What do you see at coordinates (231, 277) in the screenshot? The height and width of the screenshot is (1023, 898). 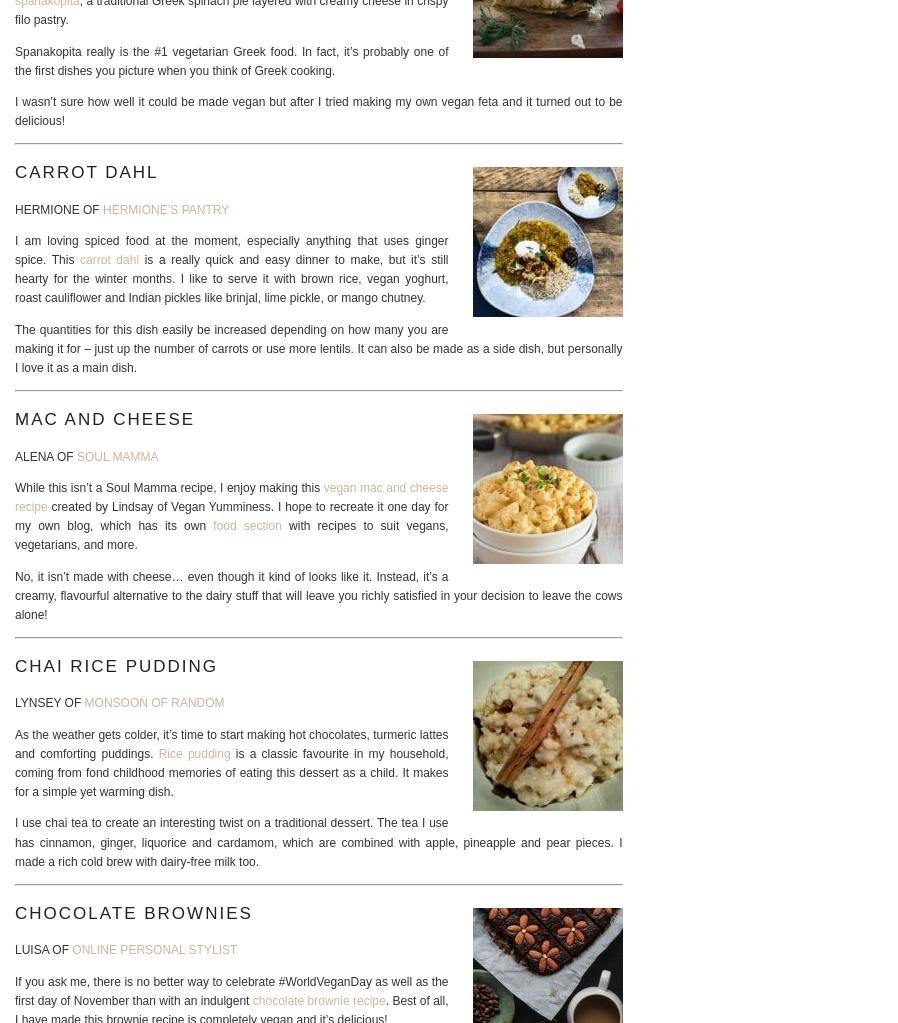 I see `'is a really quick and easy dinner to make, but it’s still hearty for the winter months. I like to serve it with brown rice, vegan yoghurt, roast cauliflower and Indian pickles like brinjal, lime pickle, or mango chutney.'` at bounding box center [231, 277].